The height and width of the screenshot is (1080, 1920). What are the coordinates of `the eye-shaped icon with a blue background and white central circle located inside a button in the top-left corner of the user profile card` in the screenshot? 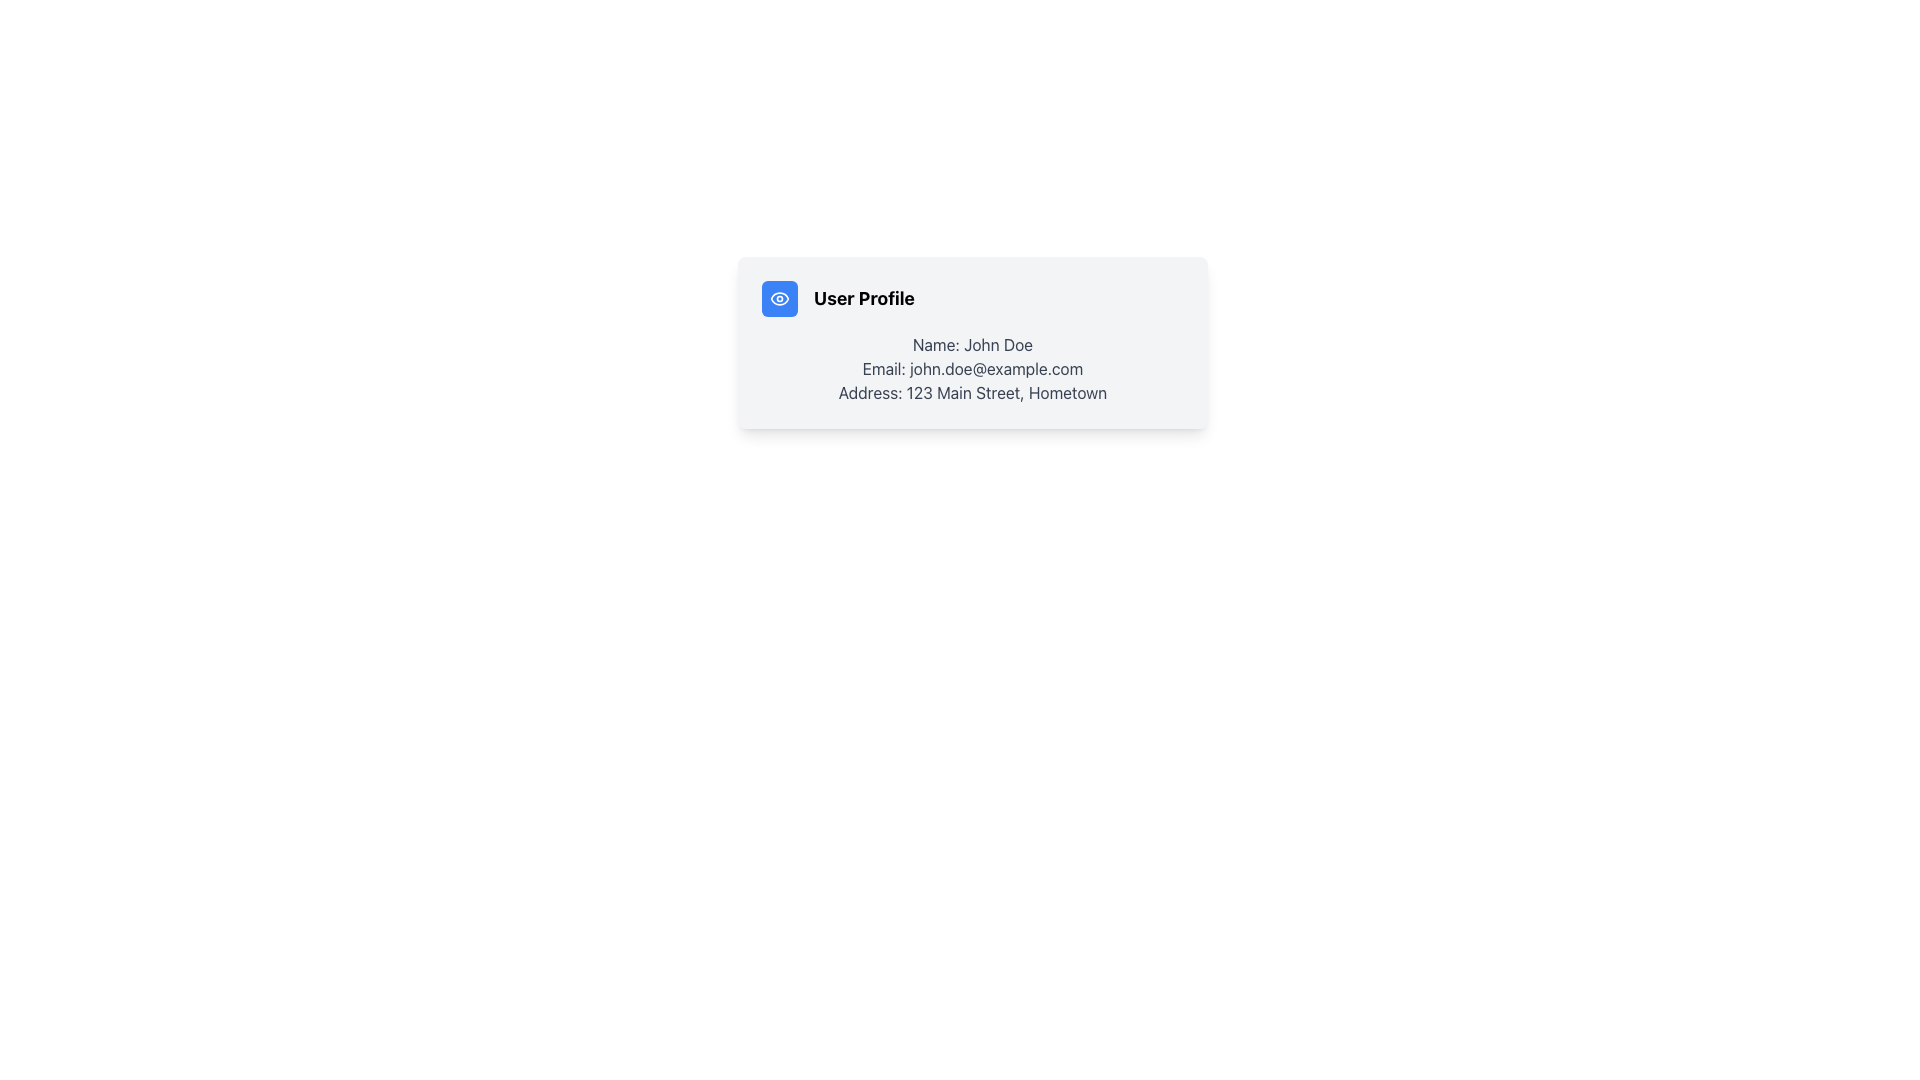 It's located at (778, 299).